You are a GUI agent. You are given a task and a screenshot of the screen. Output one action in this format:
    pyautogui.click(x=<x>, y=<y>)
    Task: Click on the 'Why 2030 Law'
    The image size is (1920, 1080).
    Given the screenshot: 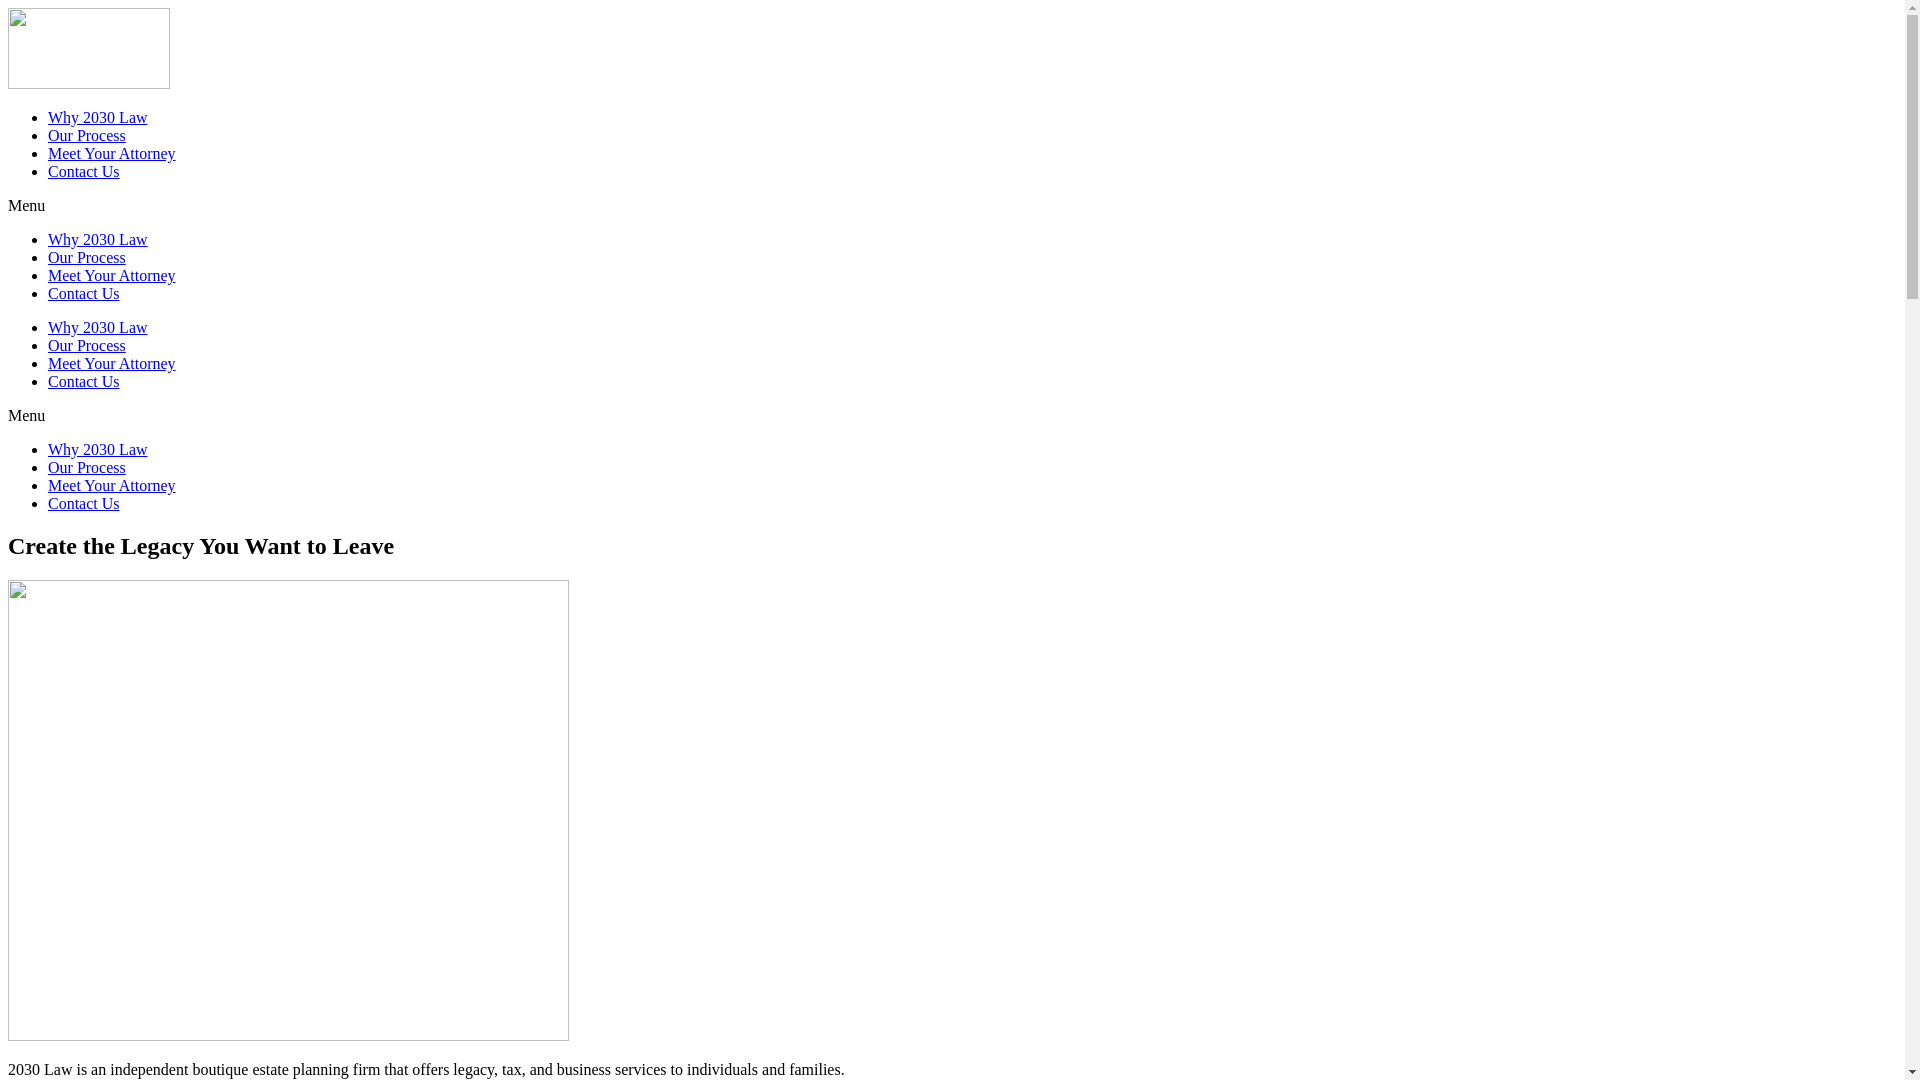 What is the action you would take?
    pyautogui.click(x=96, y=326)
    